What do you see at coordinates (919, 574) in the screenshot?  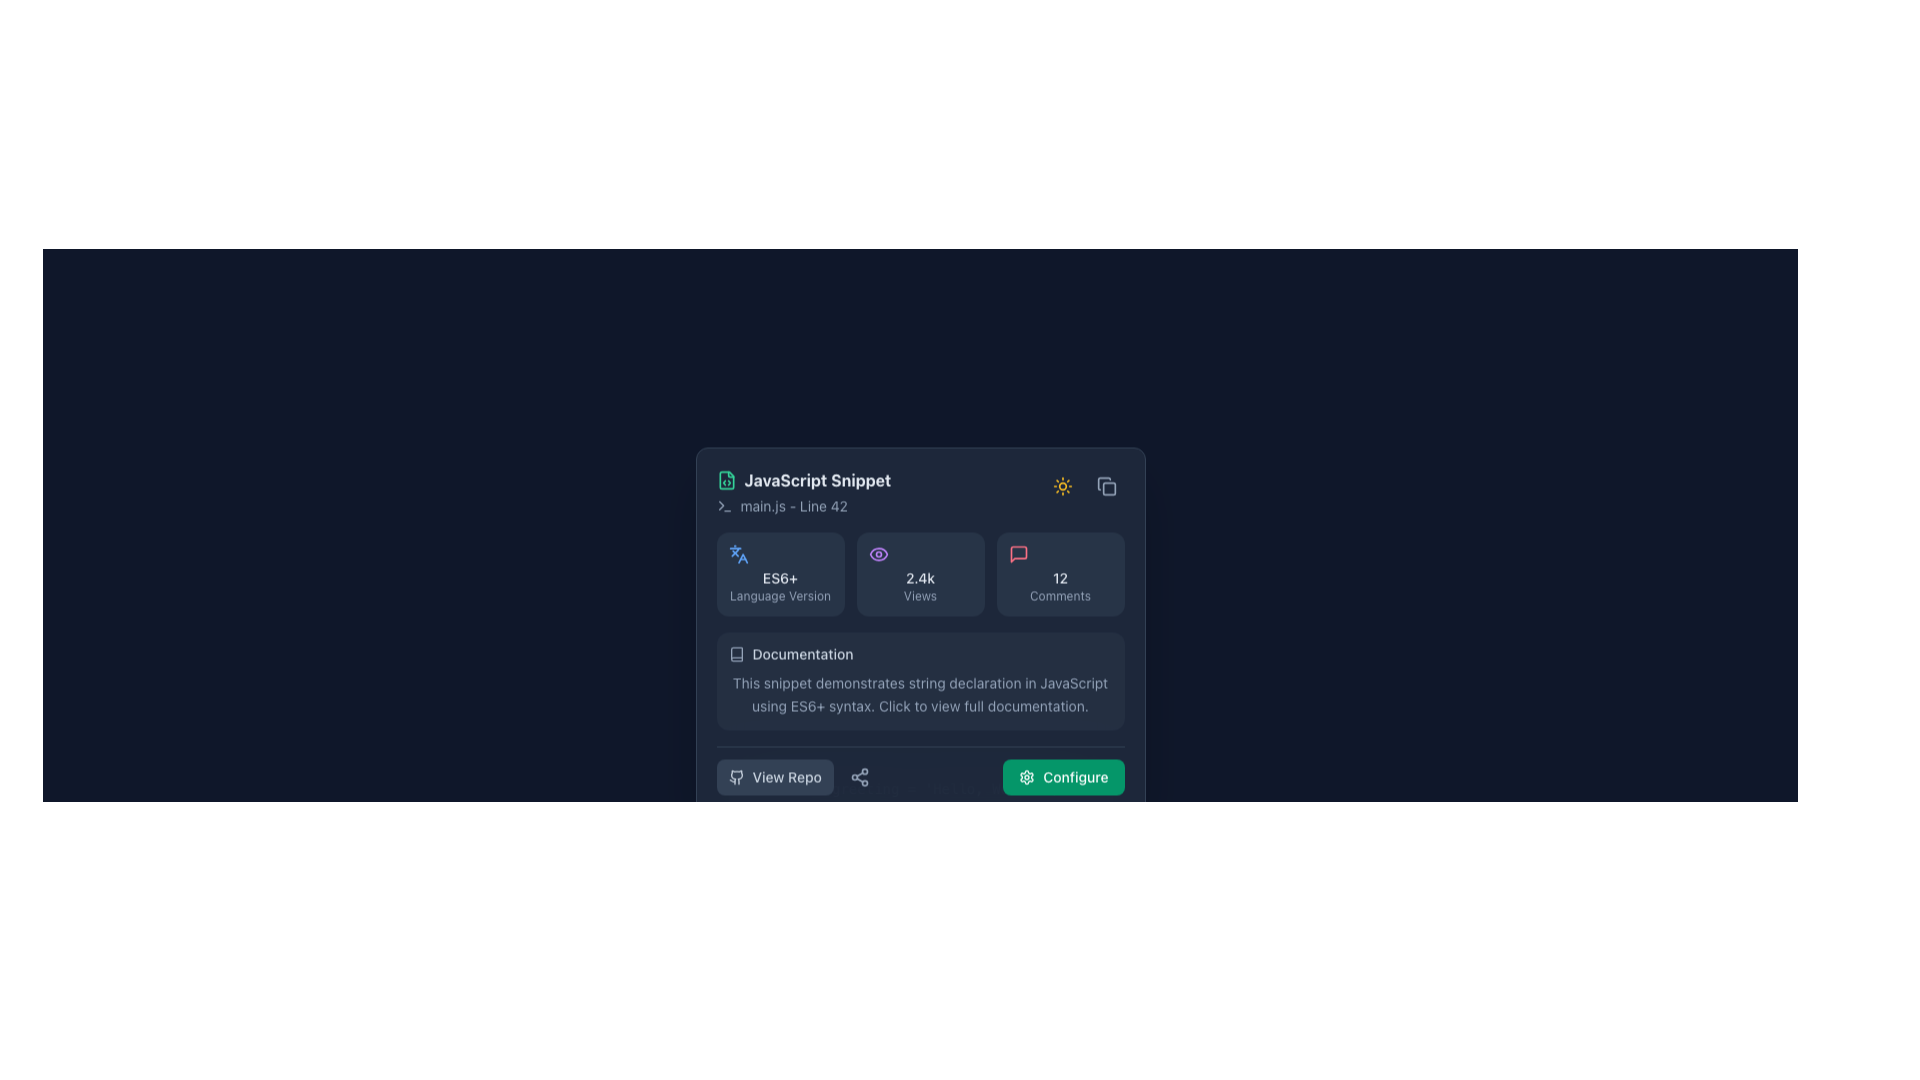 I see `the view count represented by the display card showing '2.4k' views, which is centrally located in the middle column between 'ES6+ Language Version' and '12 Comments'` at bounding box center [919, 574].